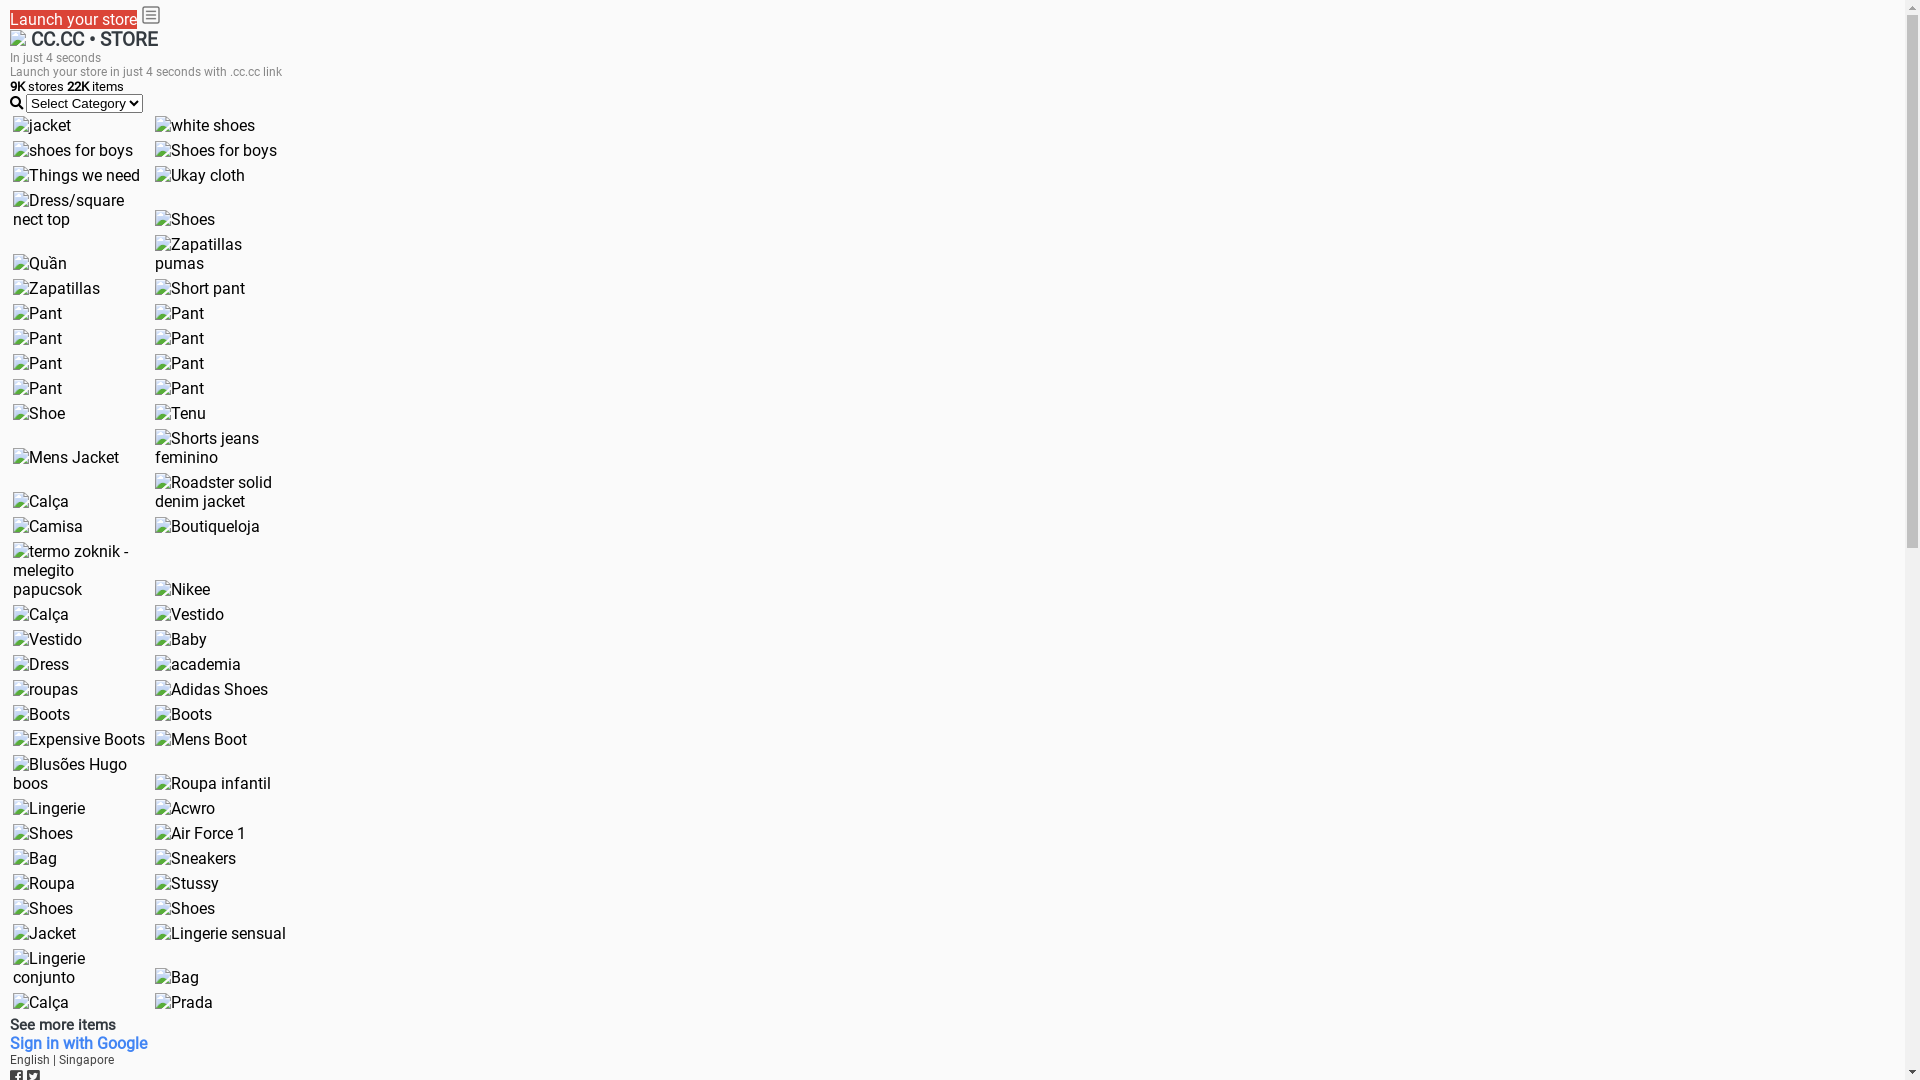  Describe the element at coordinates (153, 613) in the screenshot. I see `'Vestido'` at that location.